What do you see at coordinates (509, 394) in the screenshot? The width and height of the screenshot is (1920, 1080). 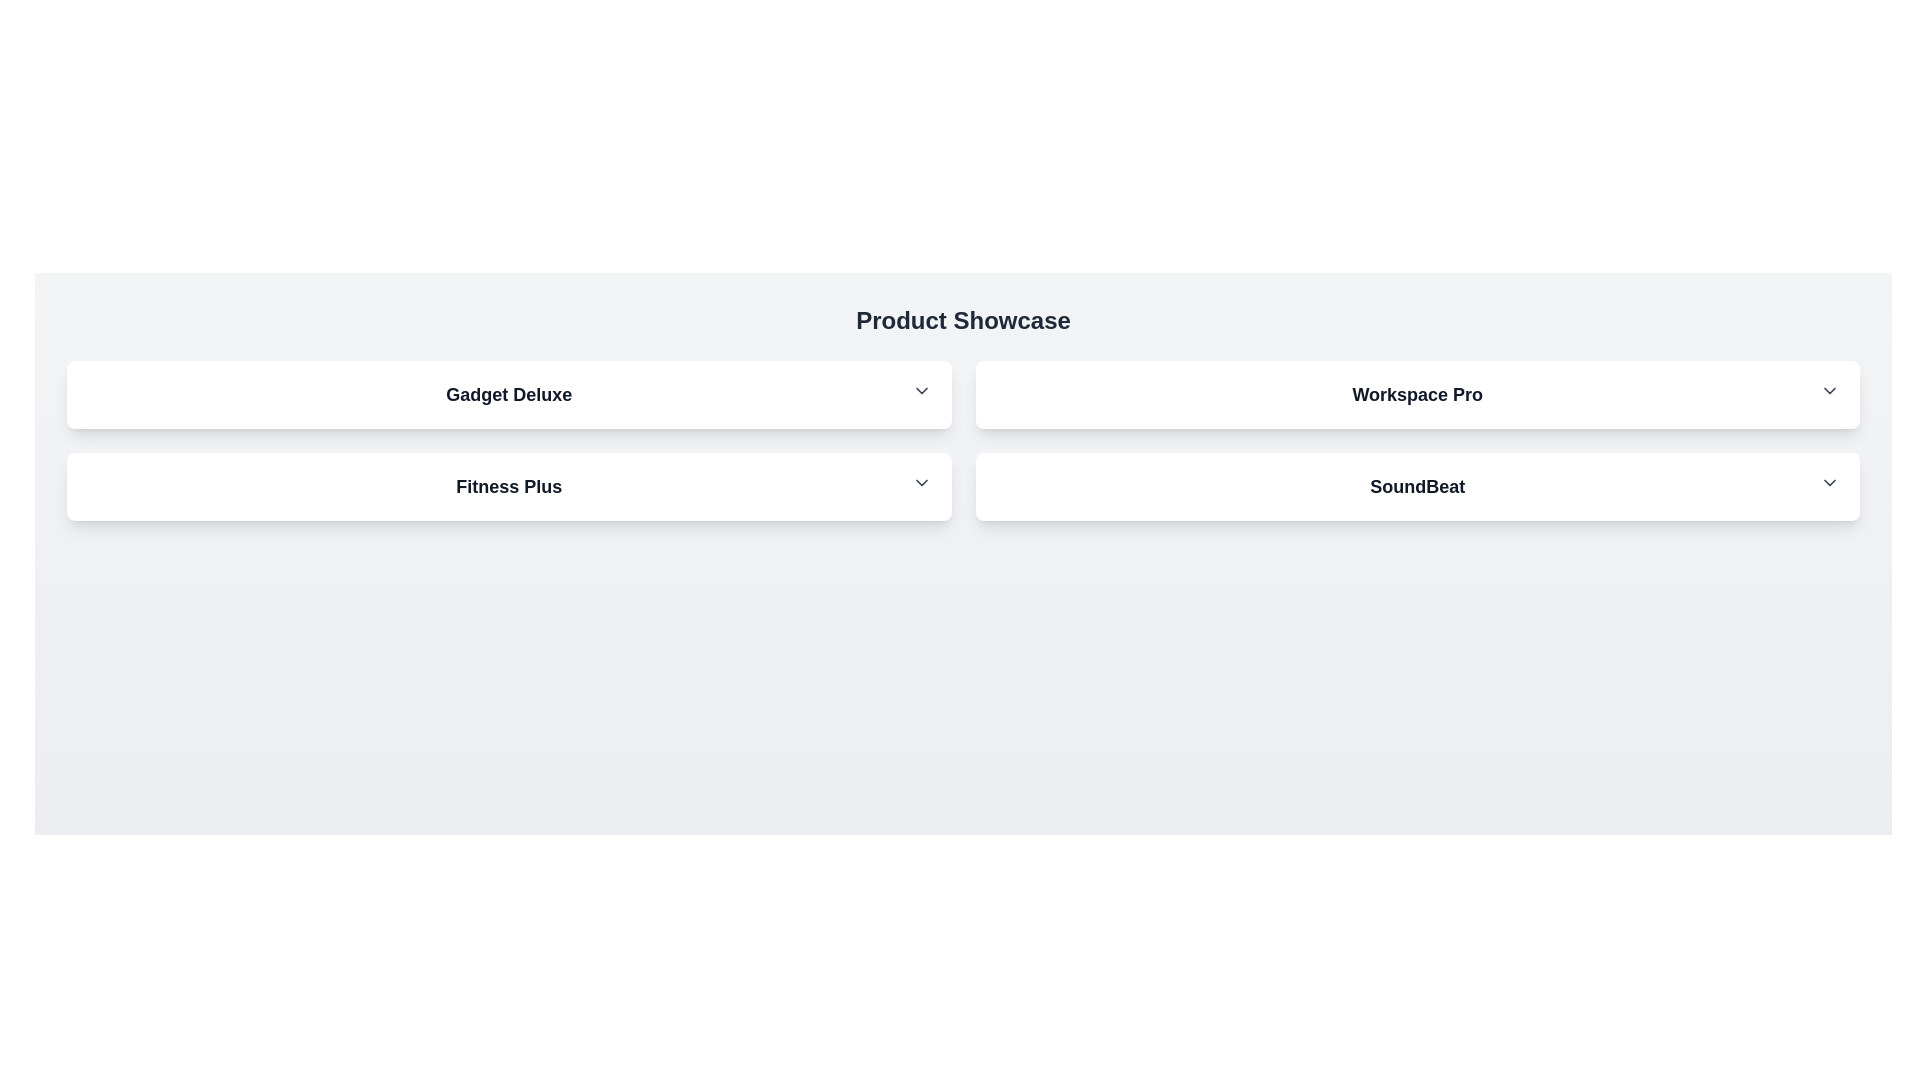 I see `the 'Gadget Deluxe' label located in the top left corner of the interface, which indicates the associated product or feature` at bounding box center [509, 394].